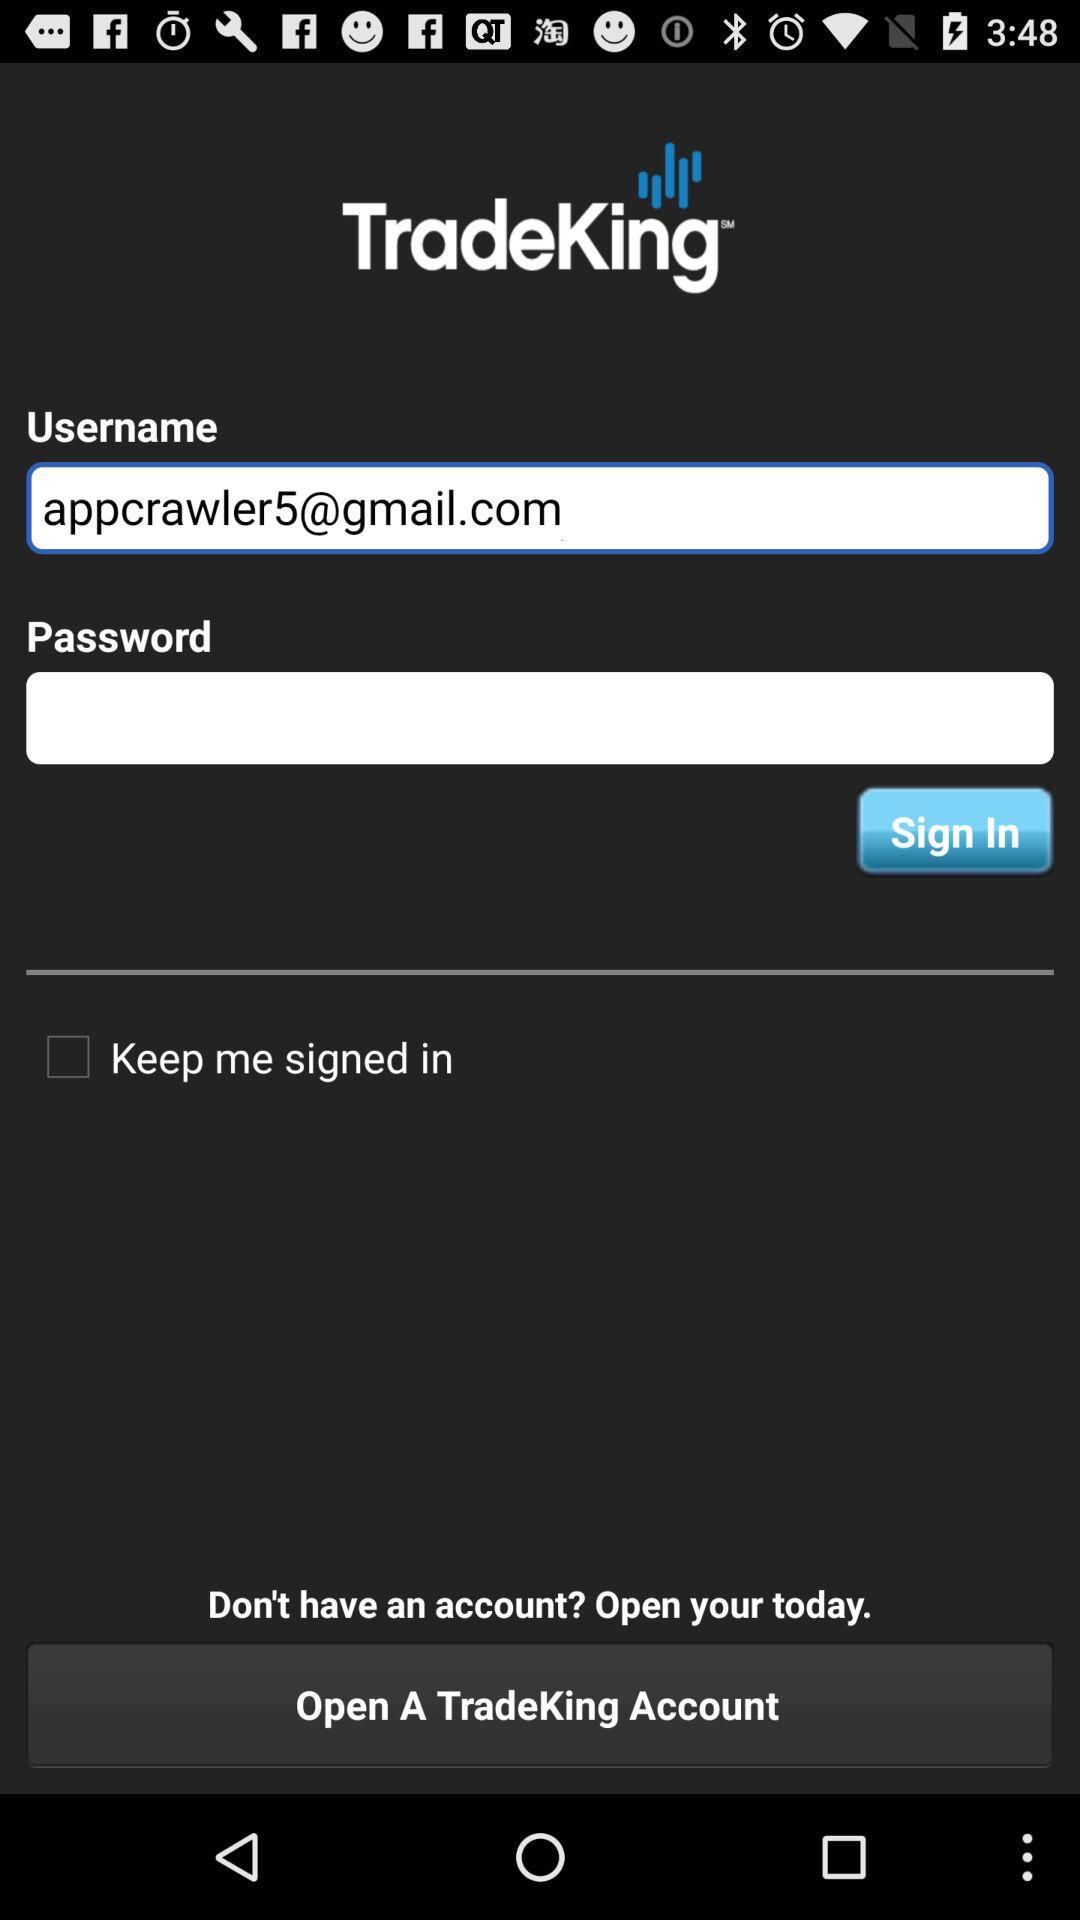  I want to click on the sign in, so click(954, 831).